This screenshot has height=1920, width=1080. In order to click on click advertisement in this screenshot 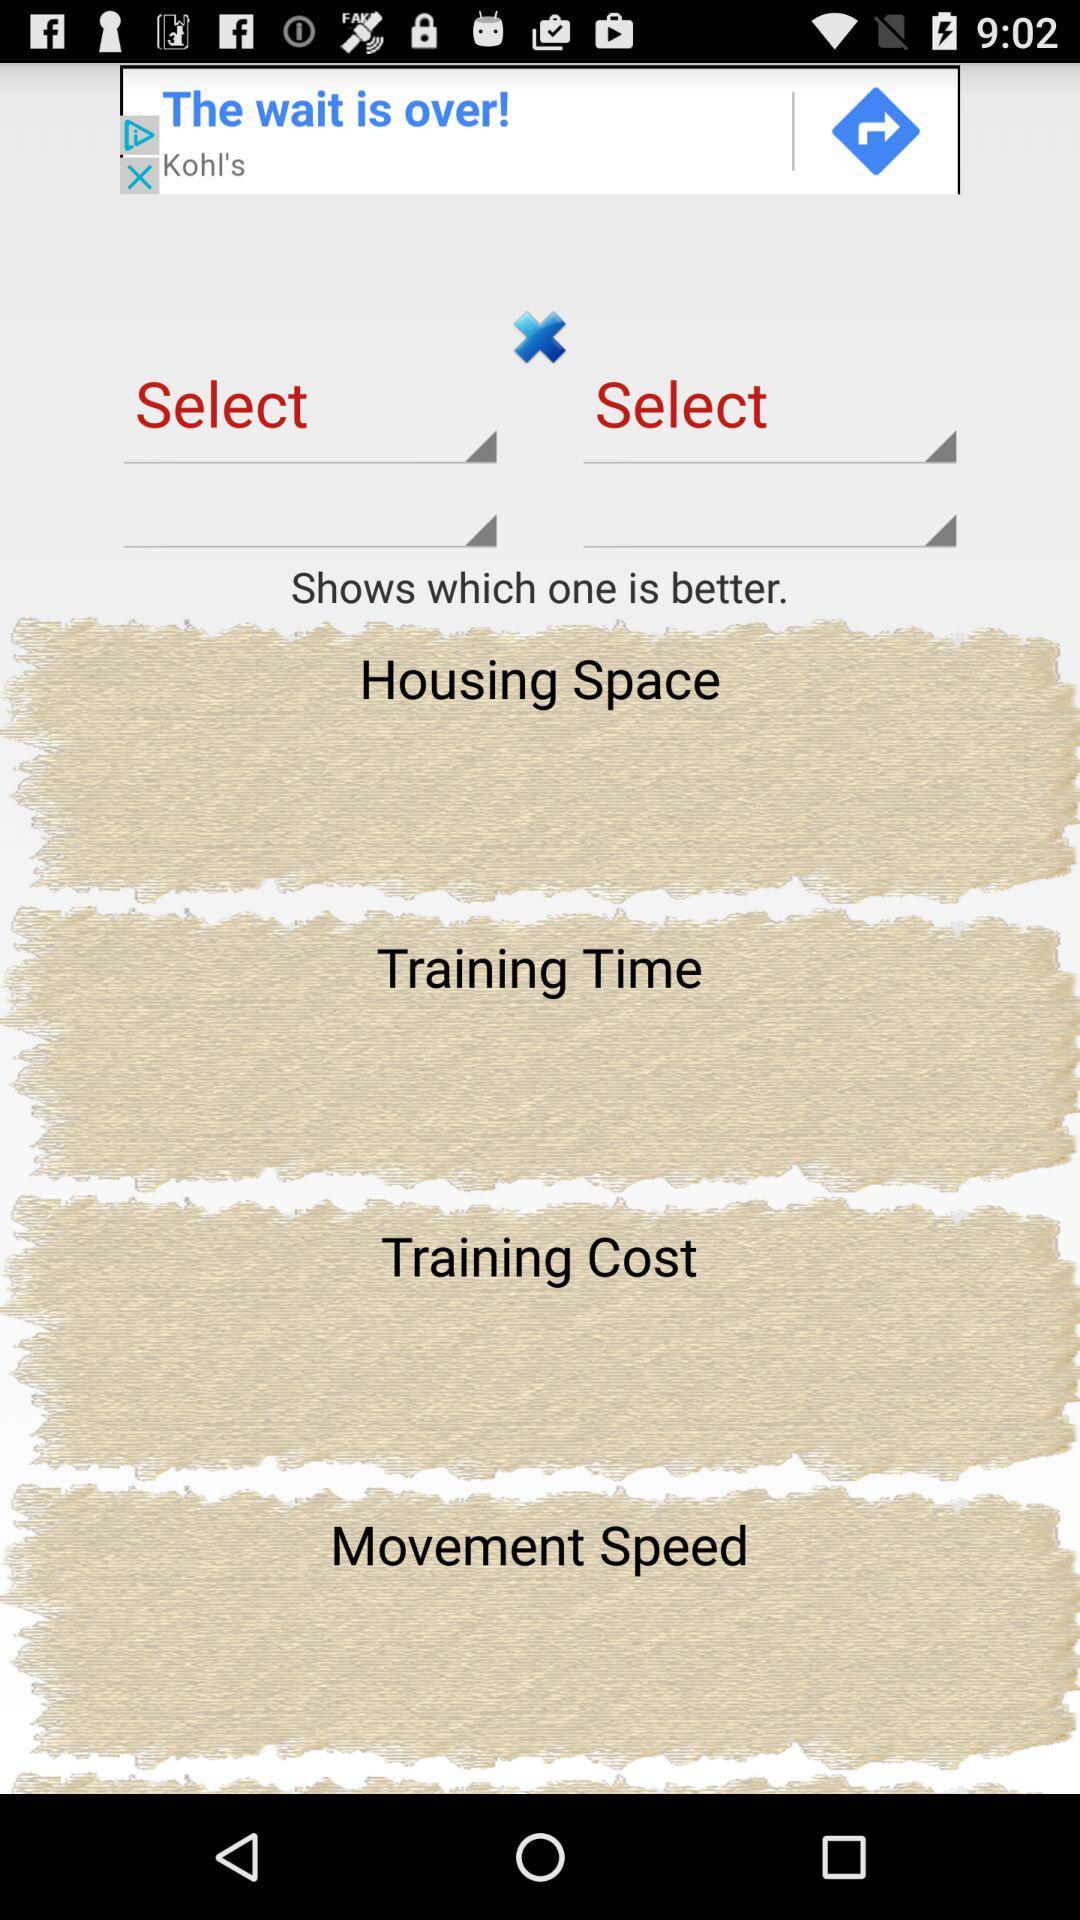, I will do `click(540, 127)`.